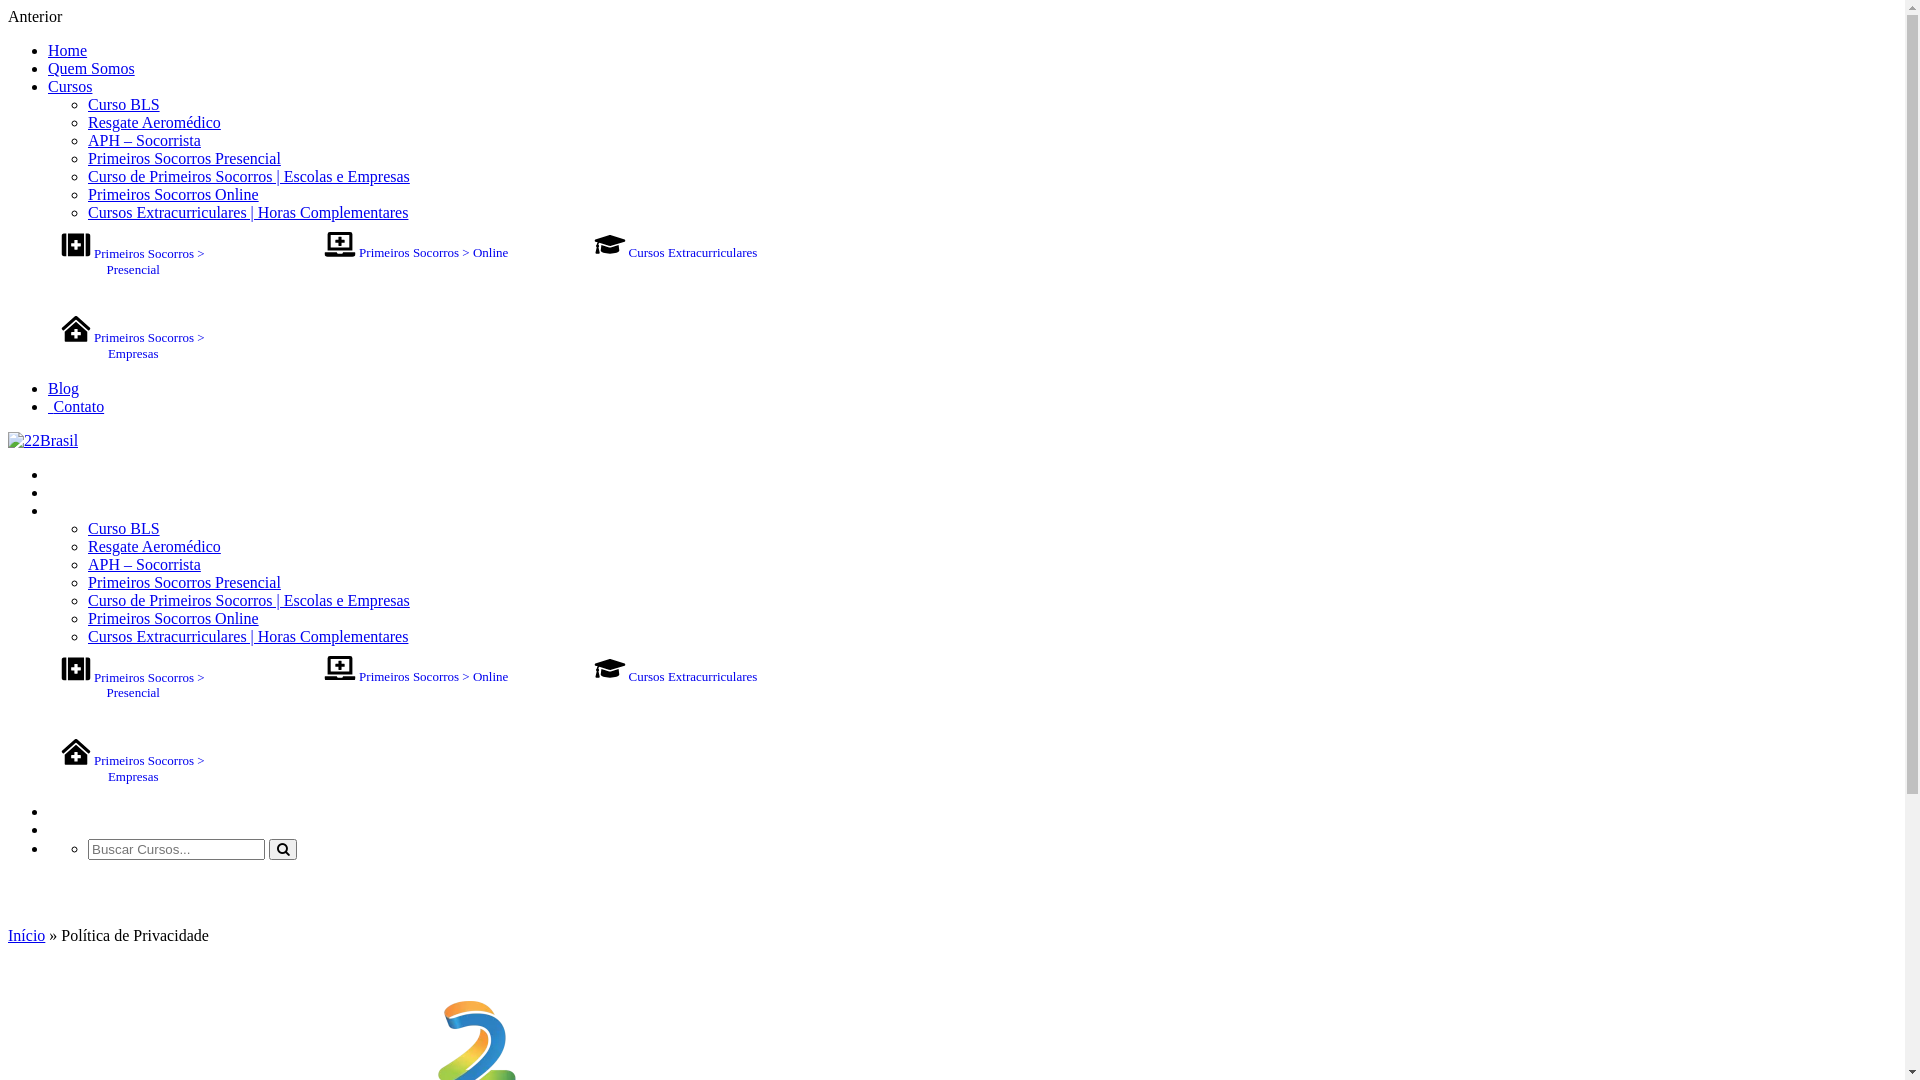 The width and height of the screenshot is (1920, 1080). Describe the element at coordinates (63, 811) in the screenshot. I see `'Blog'` at that location.